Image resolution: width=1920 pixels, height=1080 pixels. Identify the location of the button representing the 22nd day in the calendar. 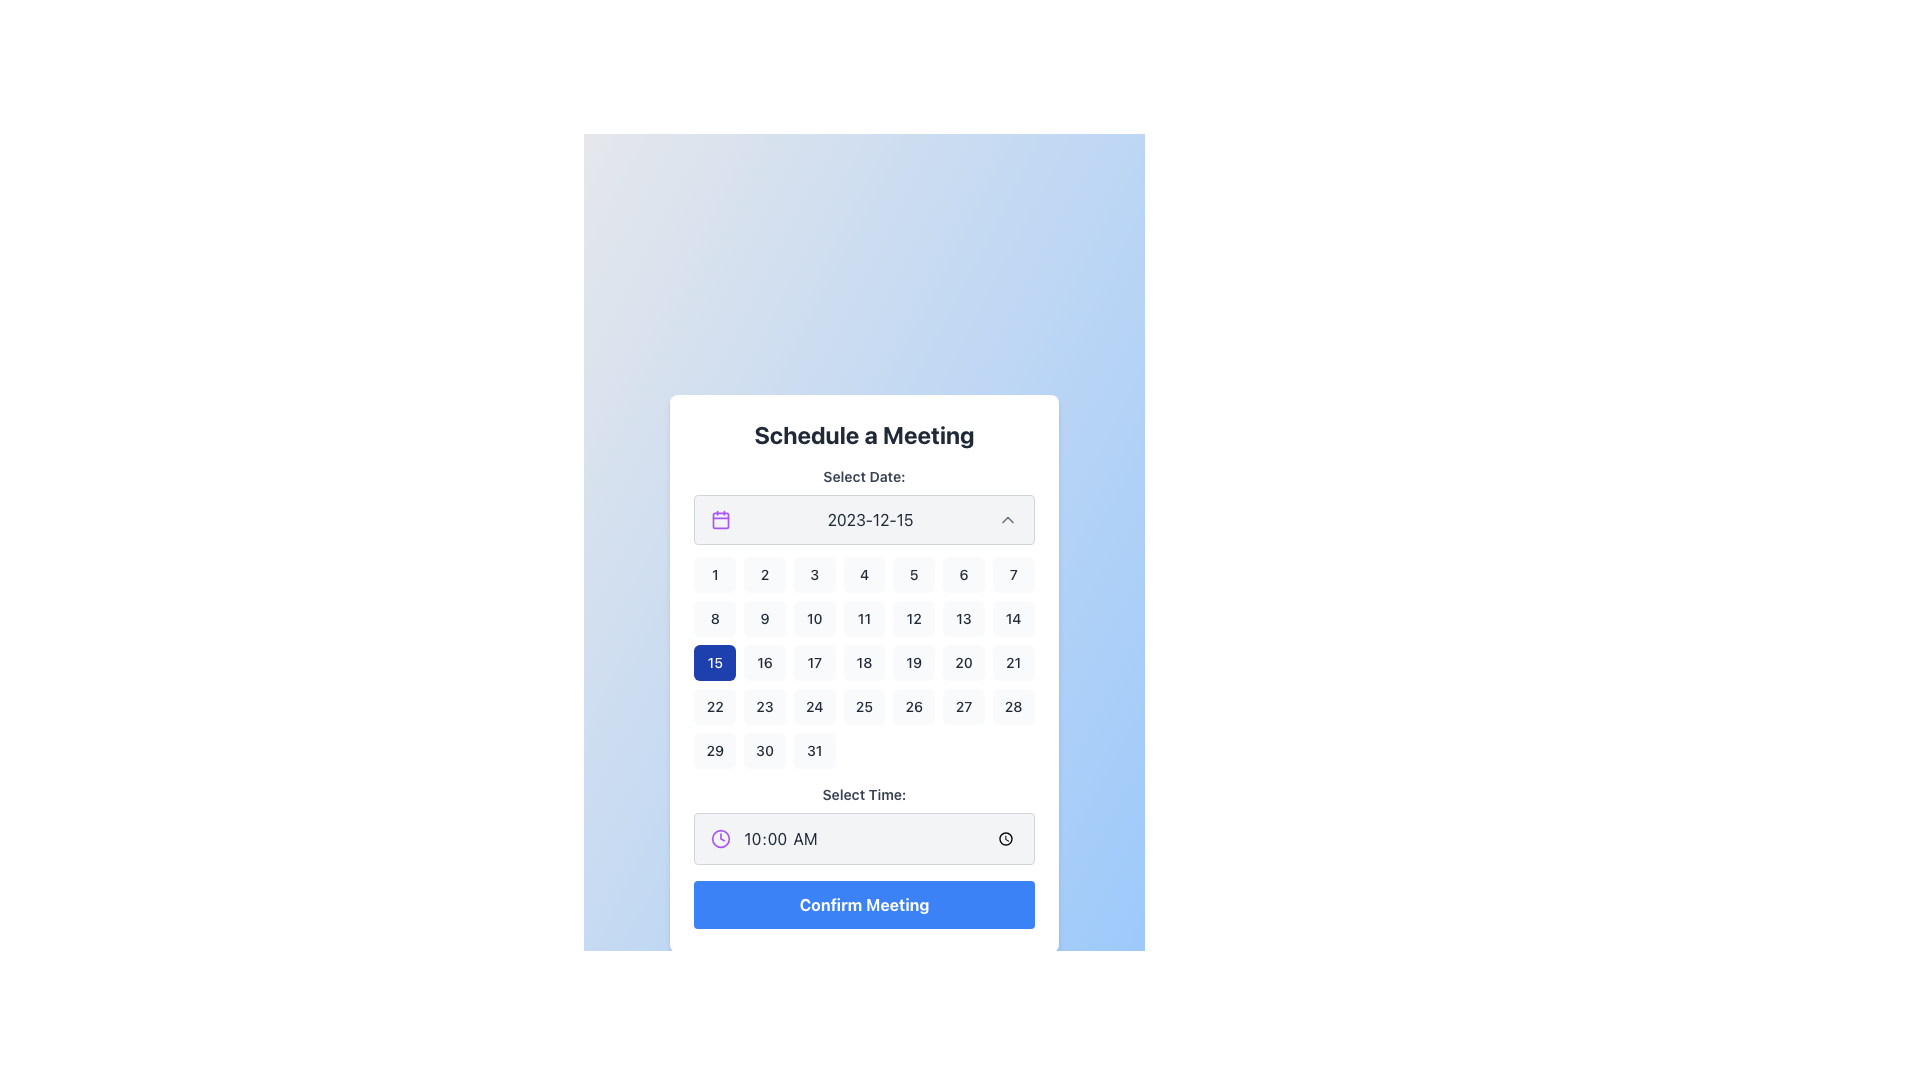
(715, 705).